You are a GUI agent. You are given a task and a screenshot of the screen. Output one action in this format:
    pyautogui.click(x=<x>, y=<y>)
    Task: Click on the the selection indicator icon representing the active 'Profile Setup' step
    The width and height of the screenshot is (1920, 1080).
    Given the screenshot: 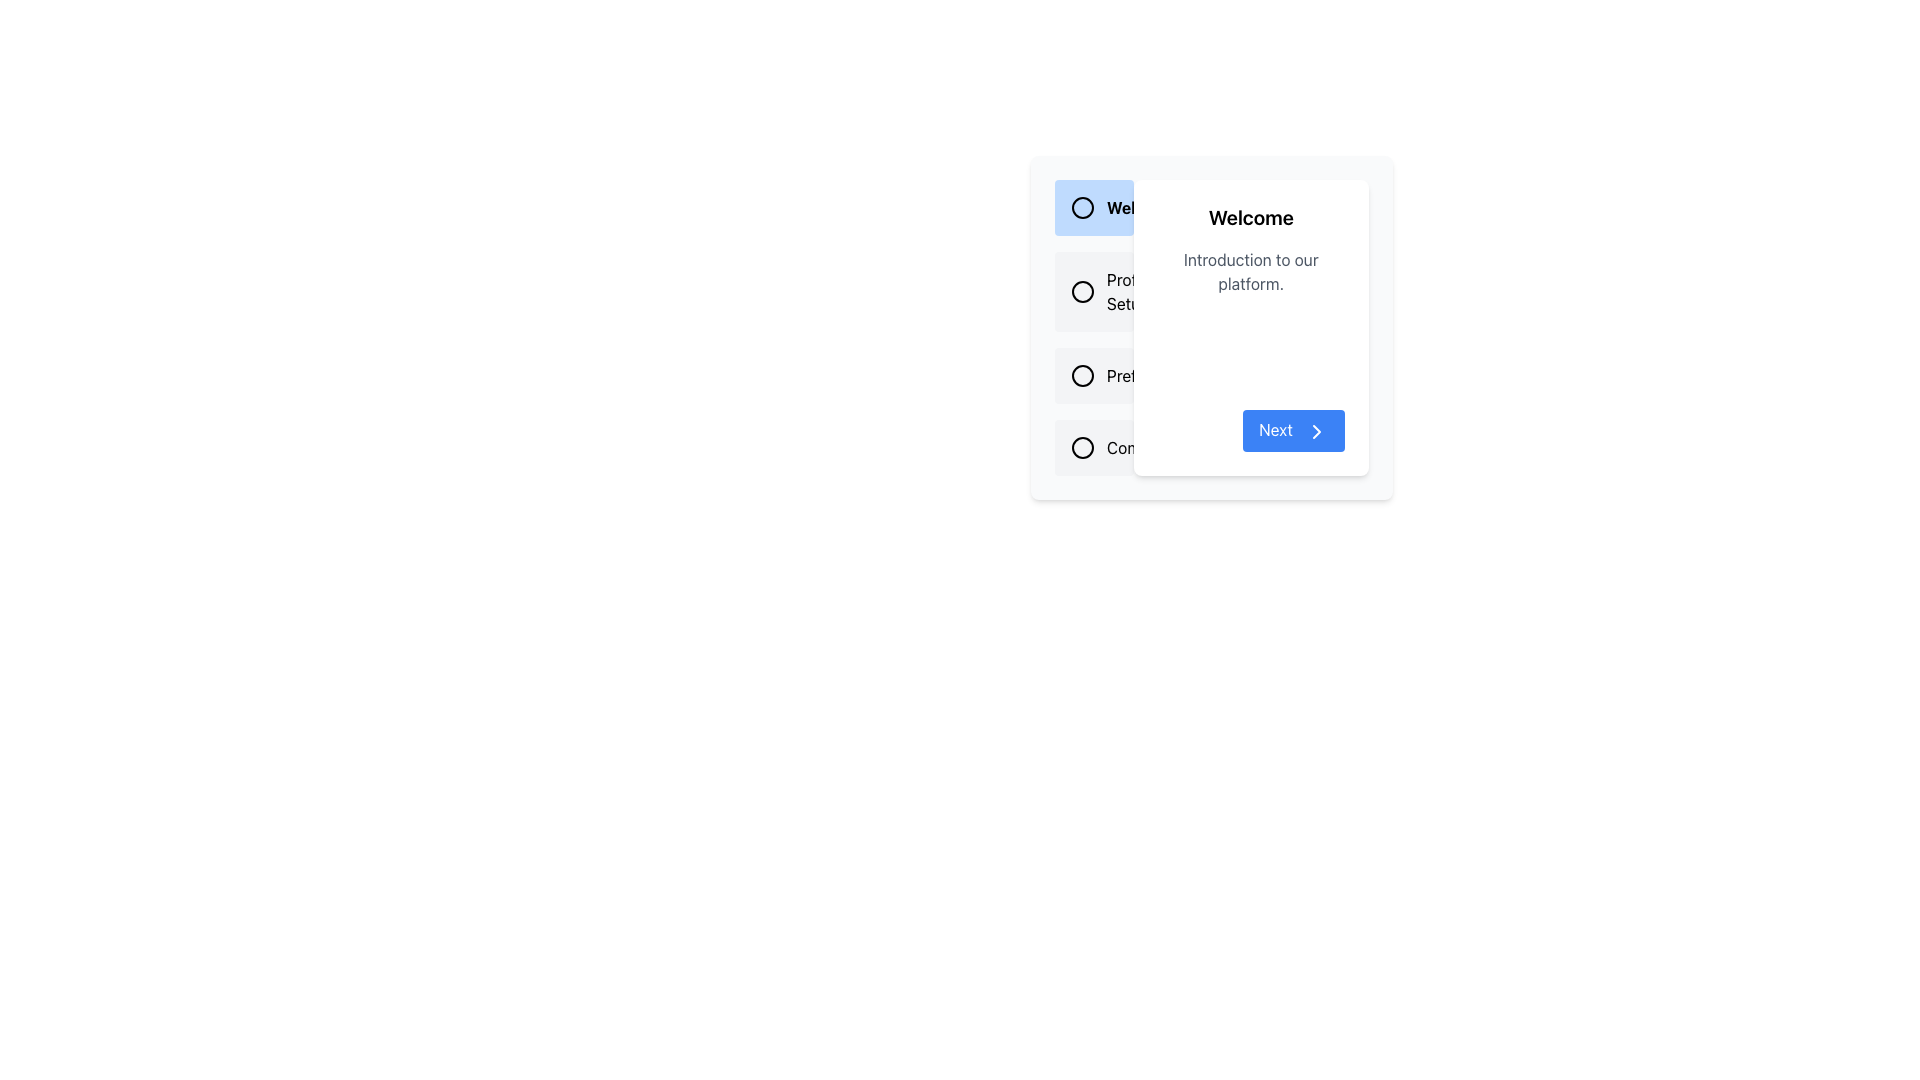 What is the action you would take?
    pyautogui.click(x=1082, y=292)
    